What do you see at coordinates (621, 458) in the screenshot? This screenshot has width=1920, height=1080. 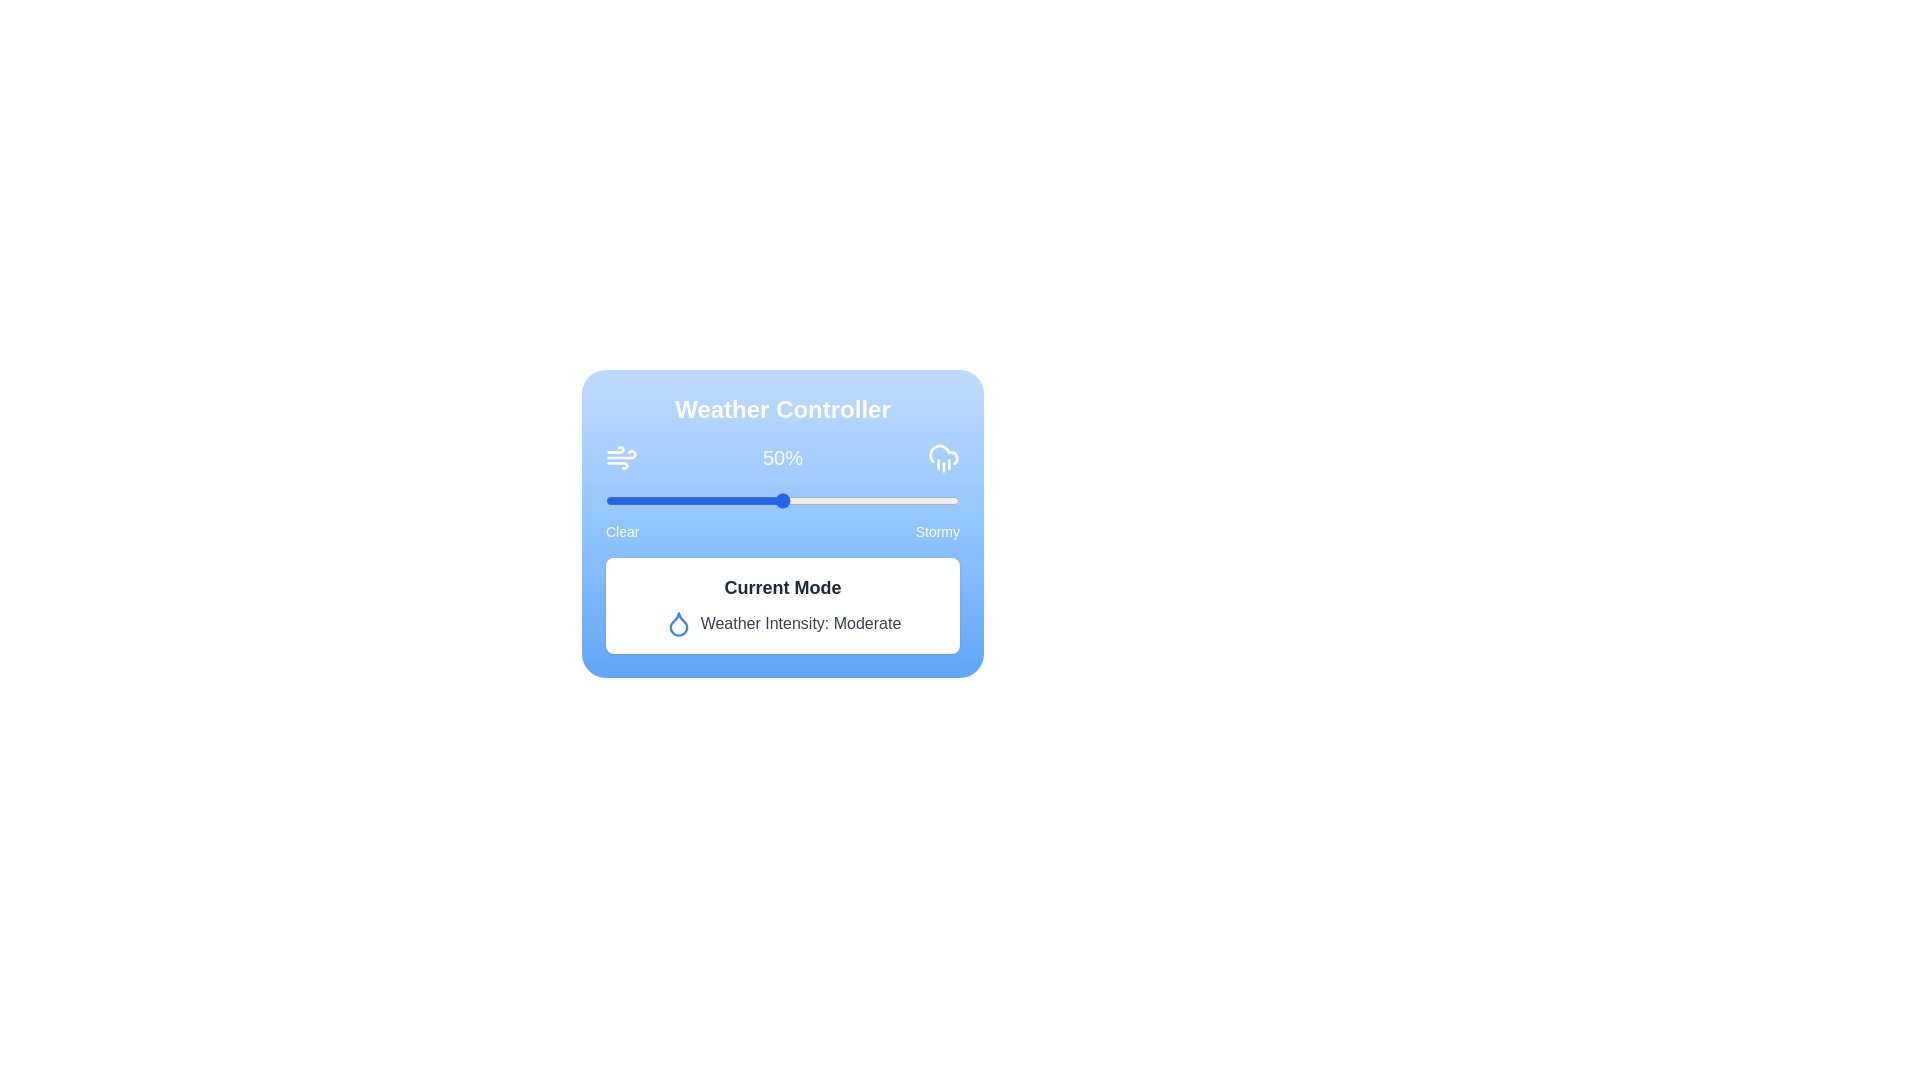 I see `the wind icon to interact with it` at bounding box center [621, 458].